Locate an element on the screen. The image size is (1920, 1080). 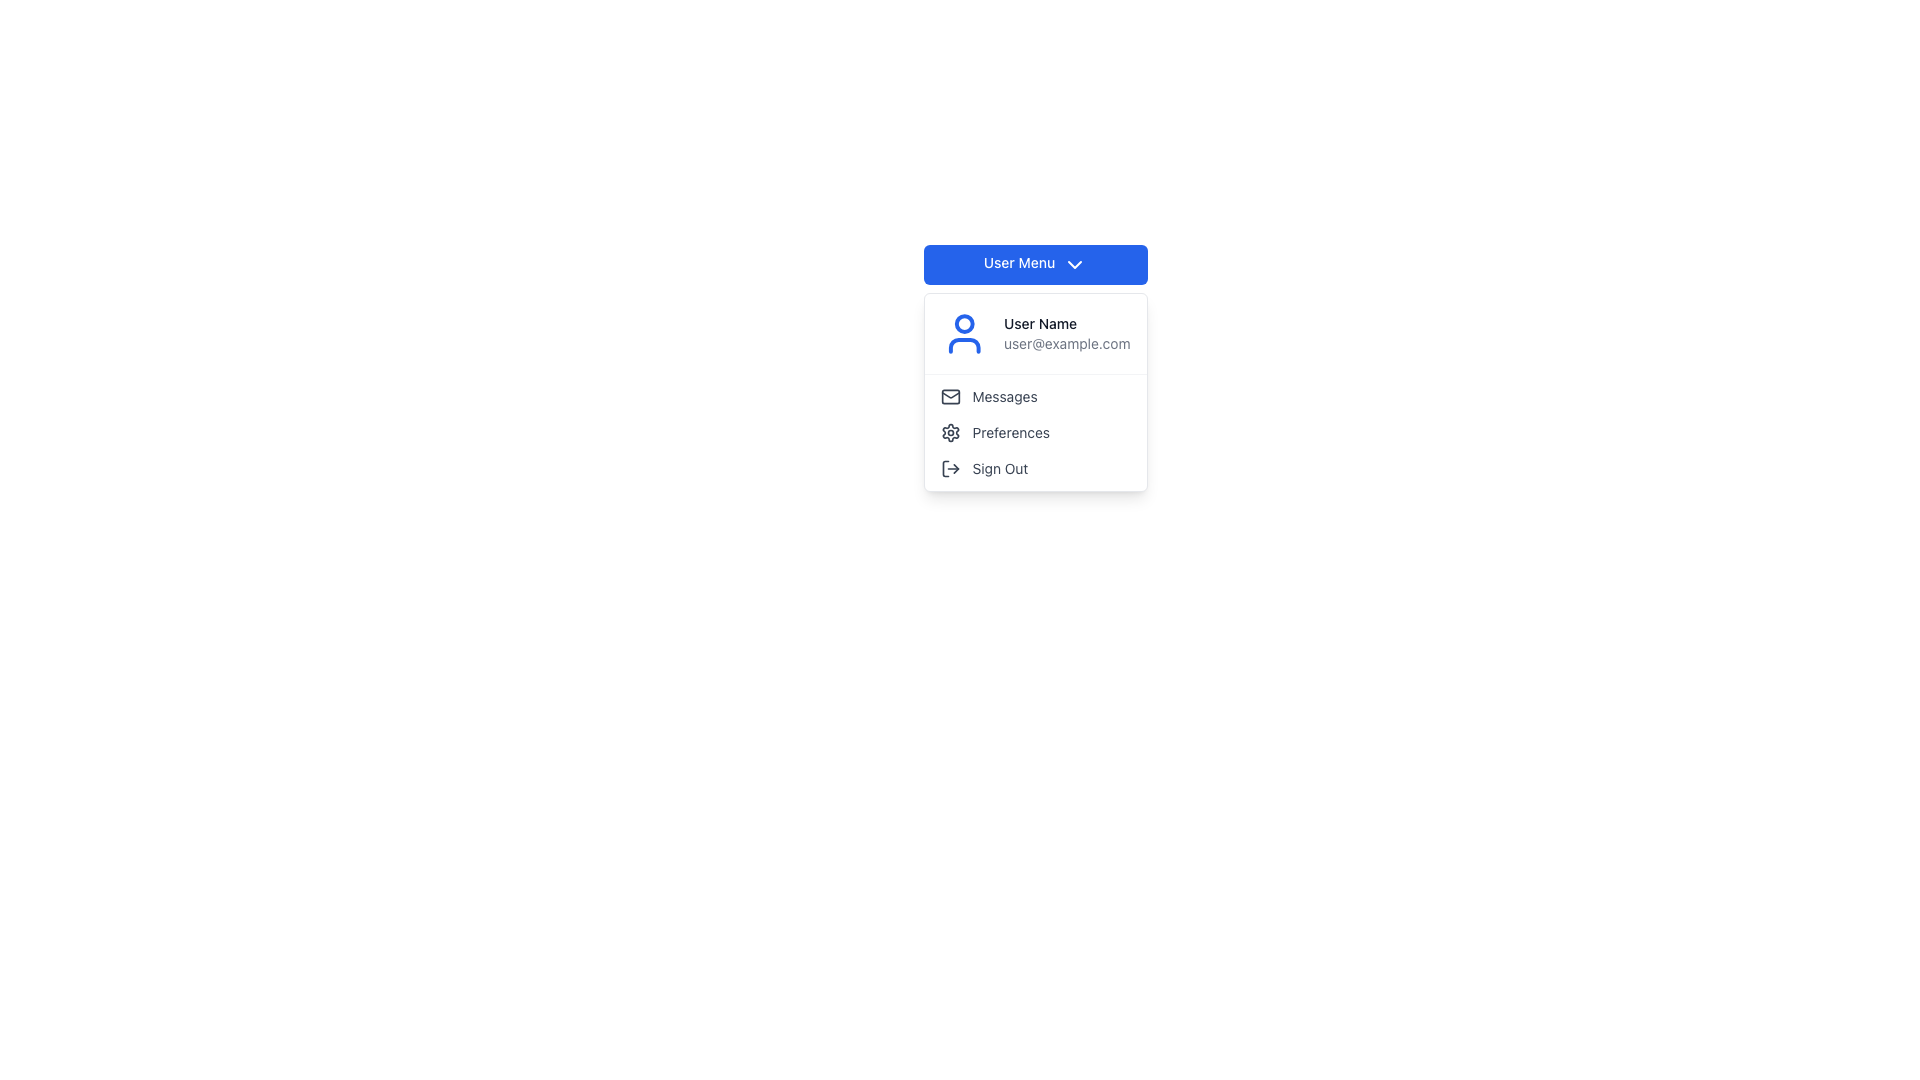
the logout icon, which is a minimalistic arrow exiting a box, located to the left of the 'Sign Out' text in the user options dropdown menu is located at coordinates (949, 469).